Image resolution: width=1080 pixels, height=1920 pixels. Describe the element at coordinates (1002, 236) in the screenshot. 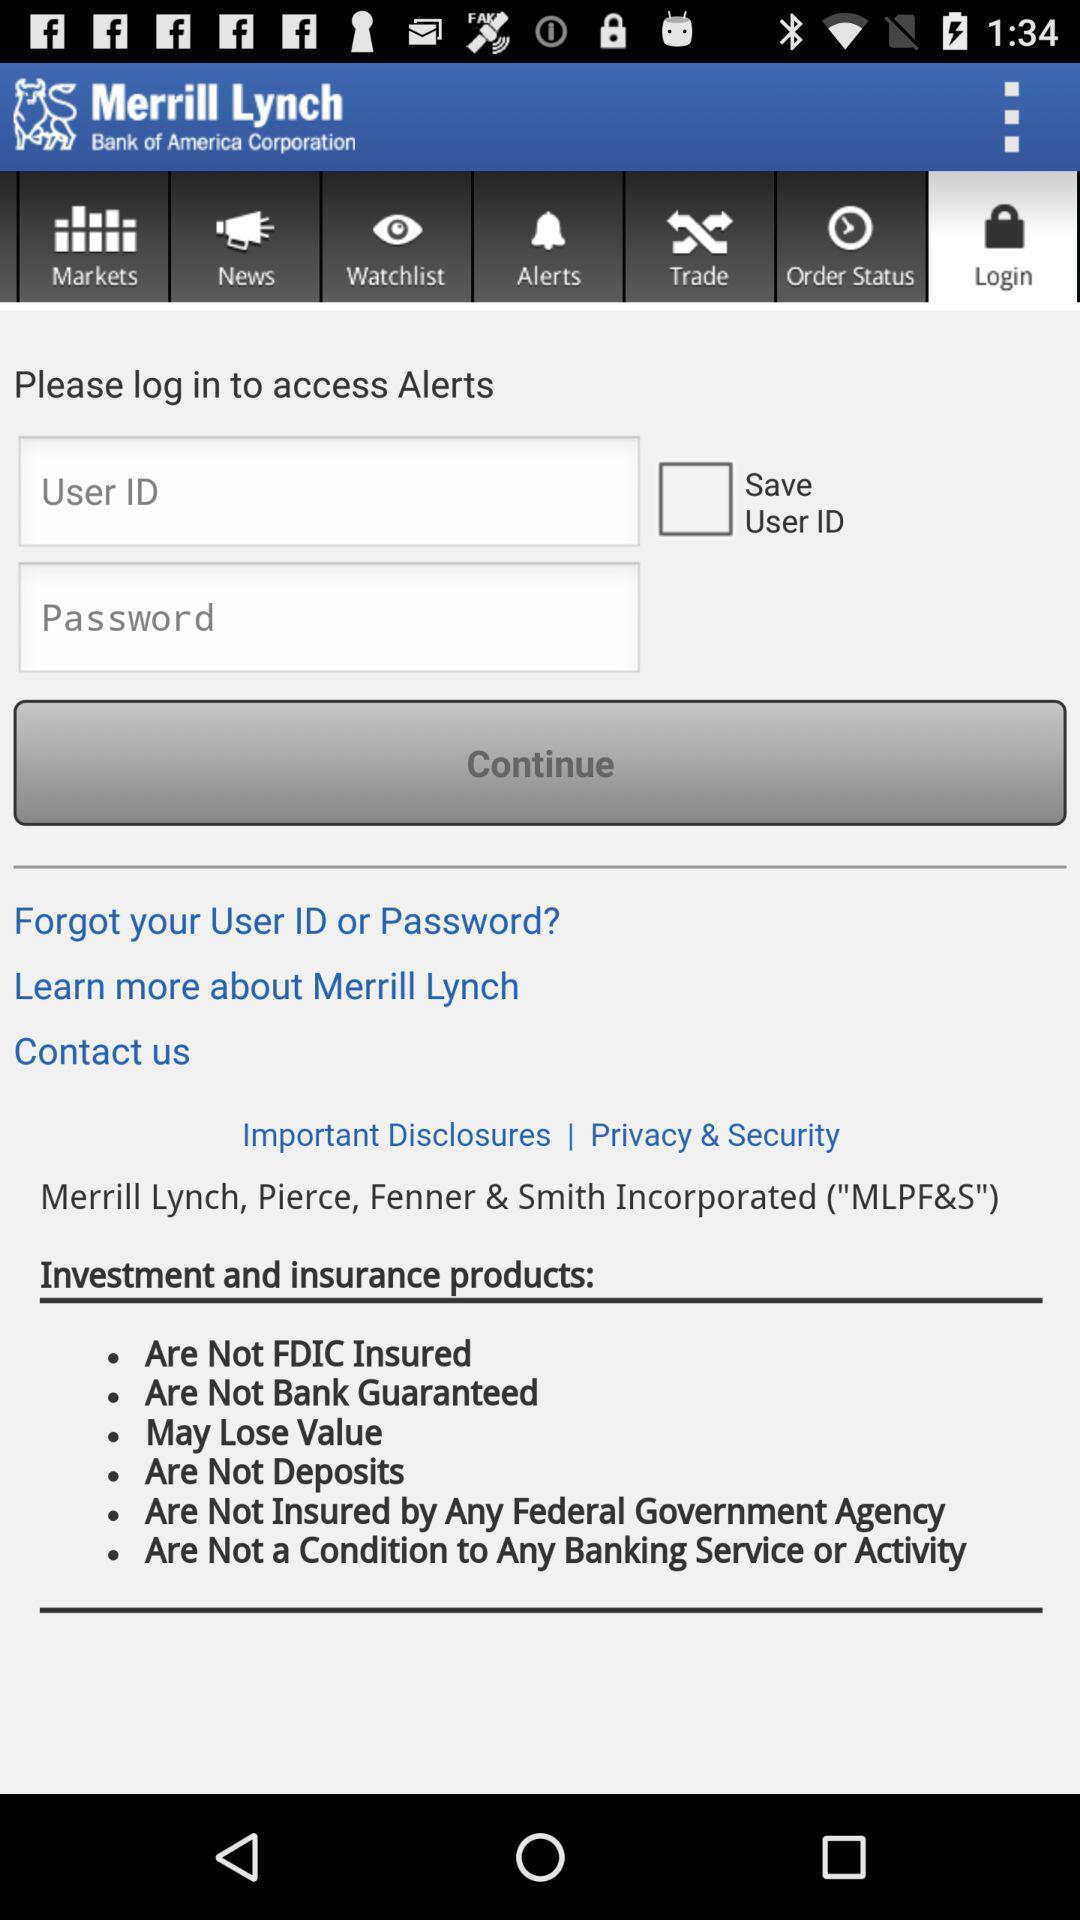

I see `login syumpol` at that location.